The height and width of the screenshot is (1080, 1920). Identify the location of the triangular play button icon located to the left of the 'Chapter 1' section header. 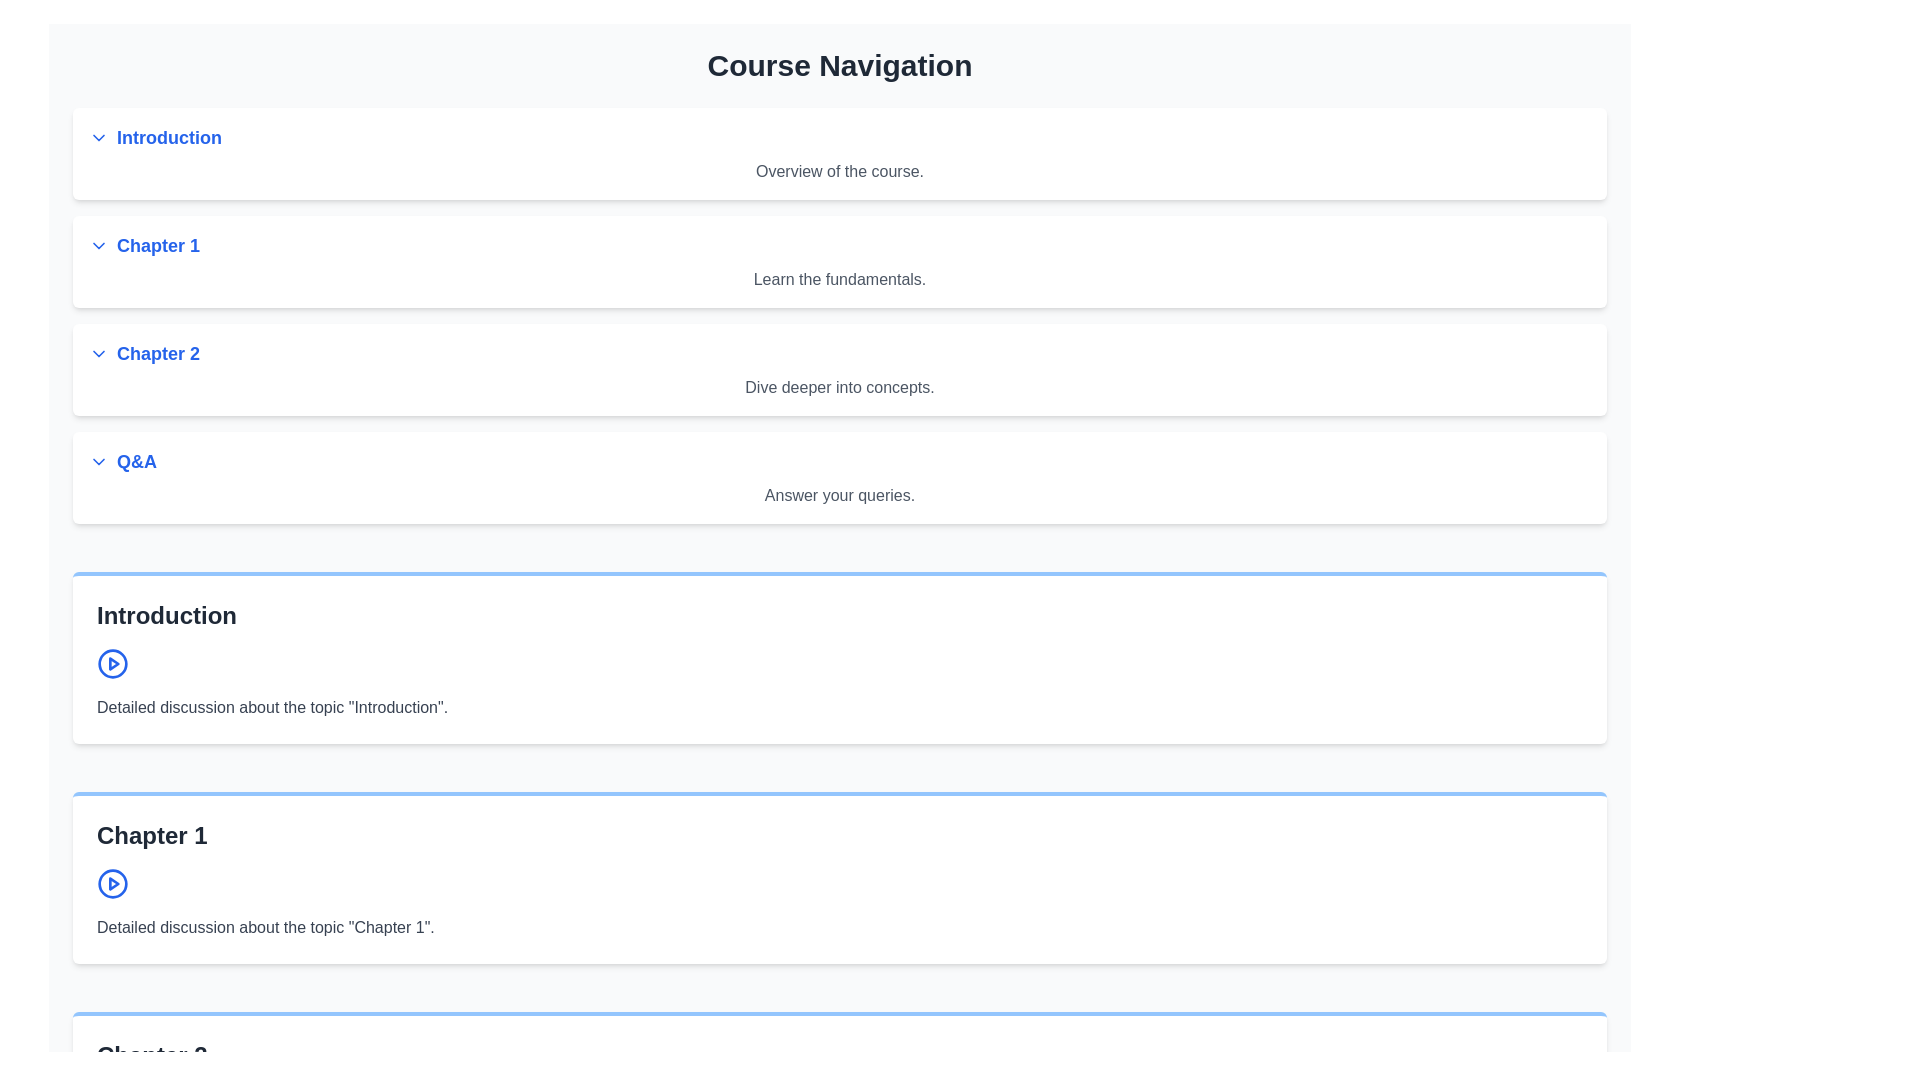
(113, 663).